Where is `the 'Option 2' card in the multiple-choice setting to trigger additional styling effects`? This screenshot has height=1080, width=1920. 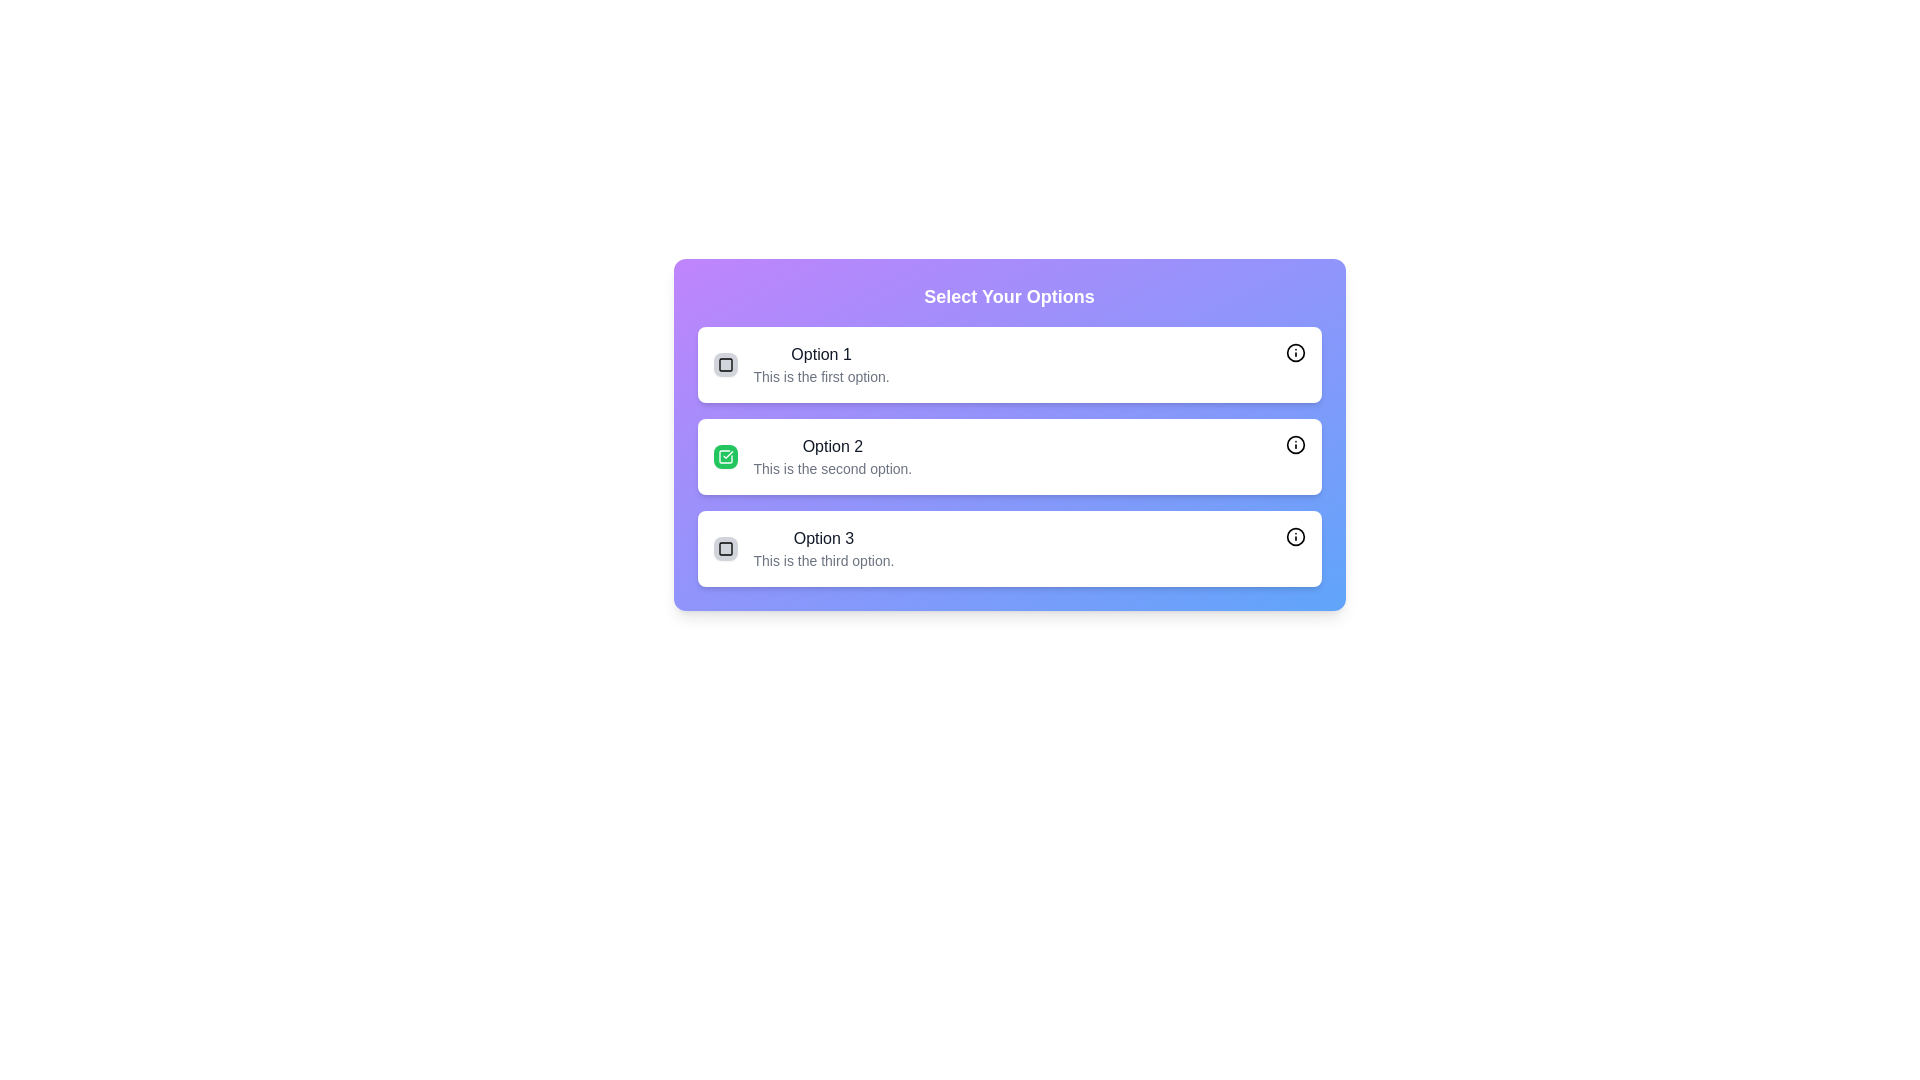
the 'Option 2' card in the multiple-choice setting to trigger additional styling effects is located at coordinates (1009, 434).